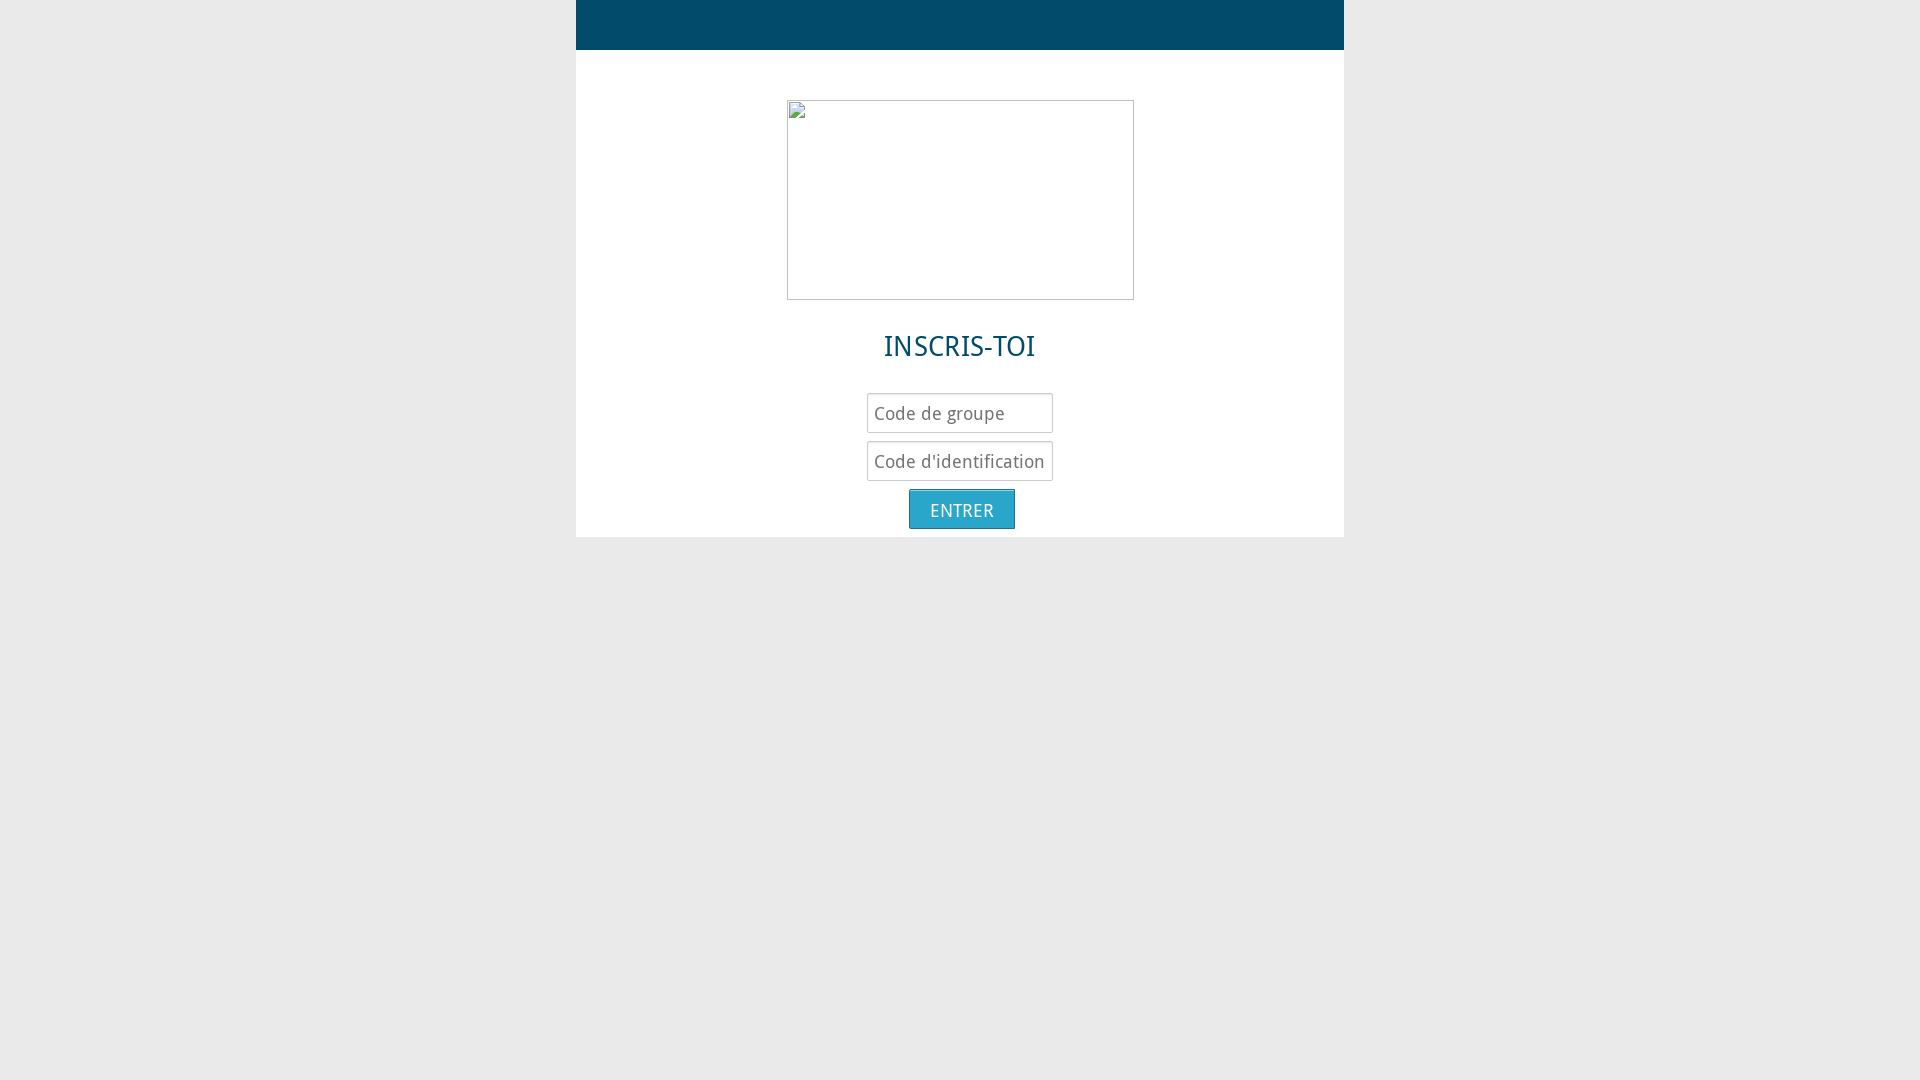 This screenshot has width=1920, height=1080. I want to click on 'ENTRER', so click(907, 508).